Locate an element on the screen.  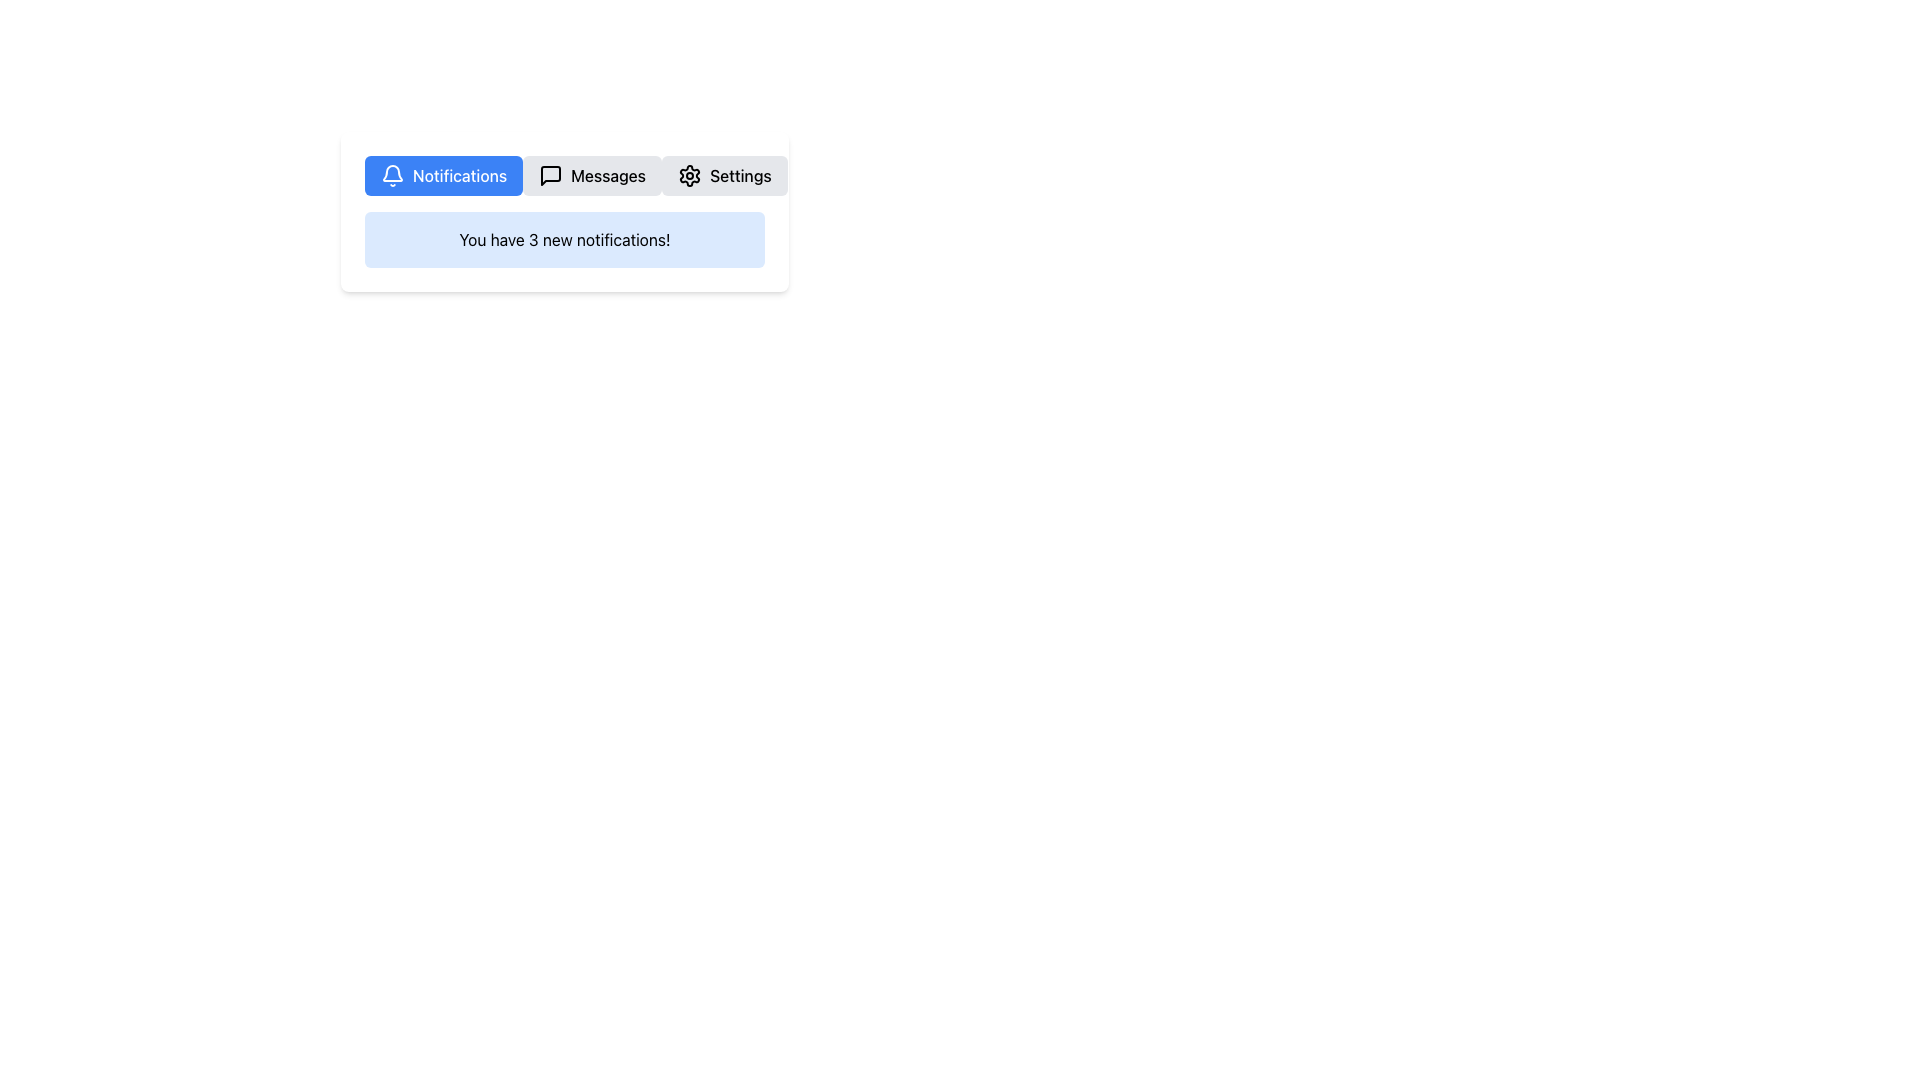
the message icon, which is a speech bubble outline with a tail, located immediately to the left of the 'Messages' text in the navigation area is located at coordinates (551, 175).